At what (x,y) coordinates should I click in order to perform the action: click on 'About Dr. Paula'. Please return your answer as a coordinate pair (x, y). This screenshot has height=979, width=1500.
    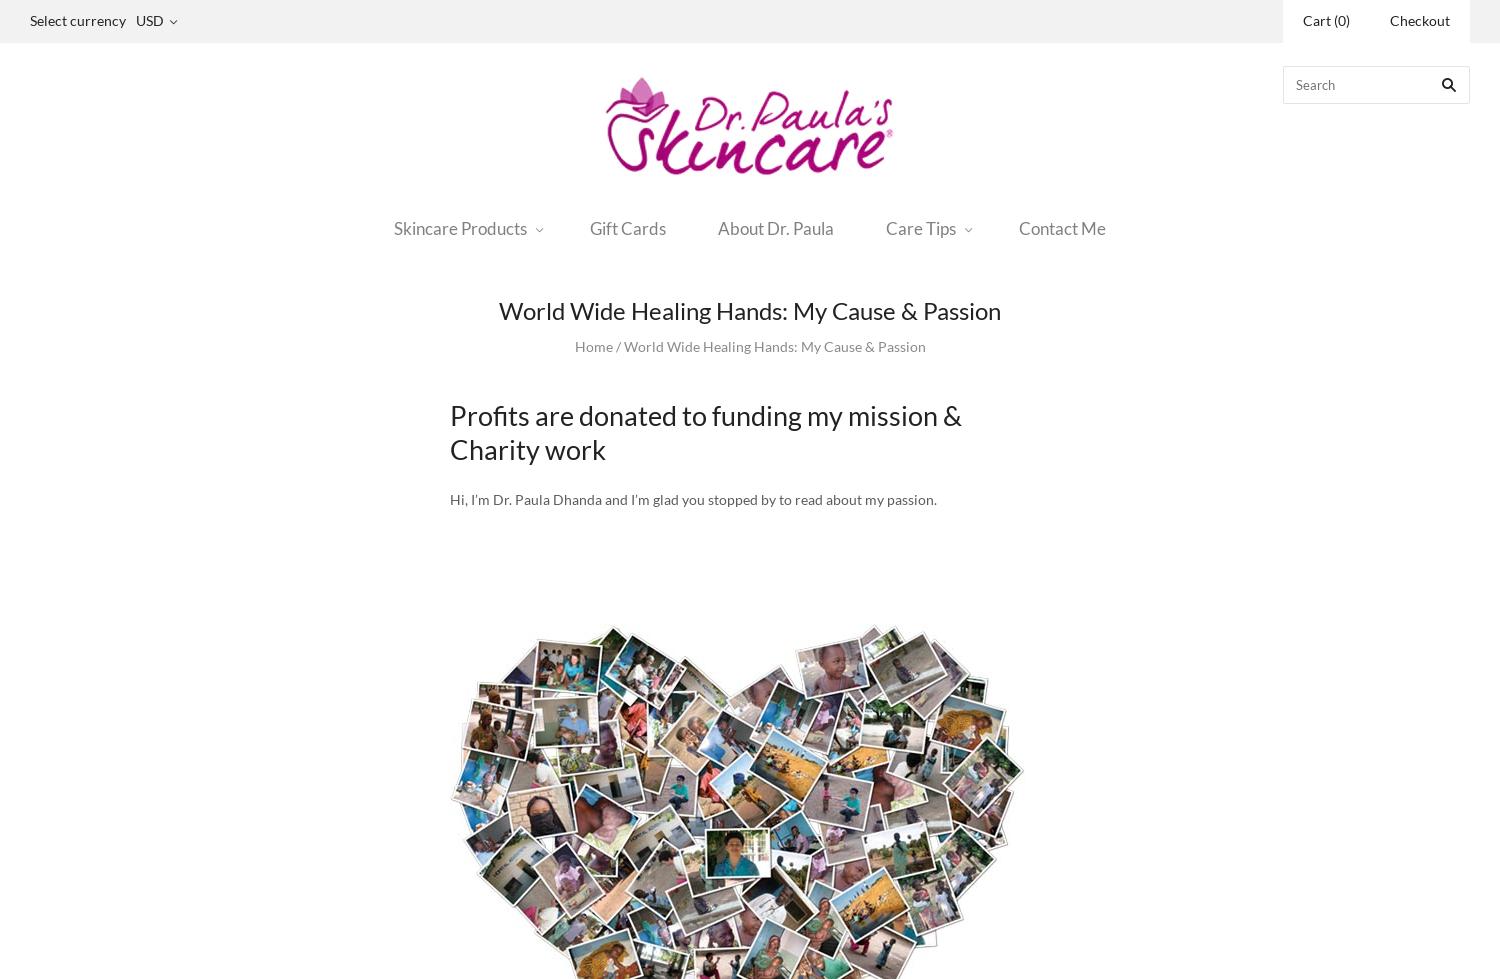
    Looking at the image, I should click on (775, 227).